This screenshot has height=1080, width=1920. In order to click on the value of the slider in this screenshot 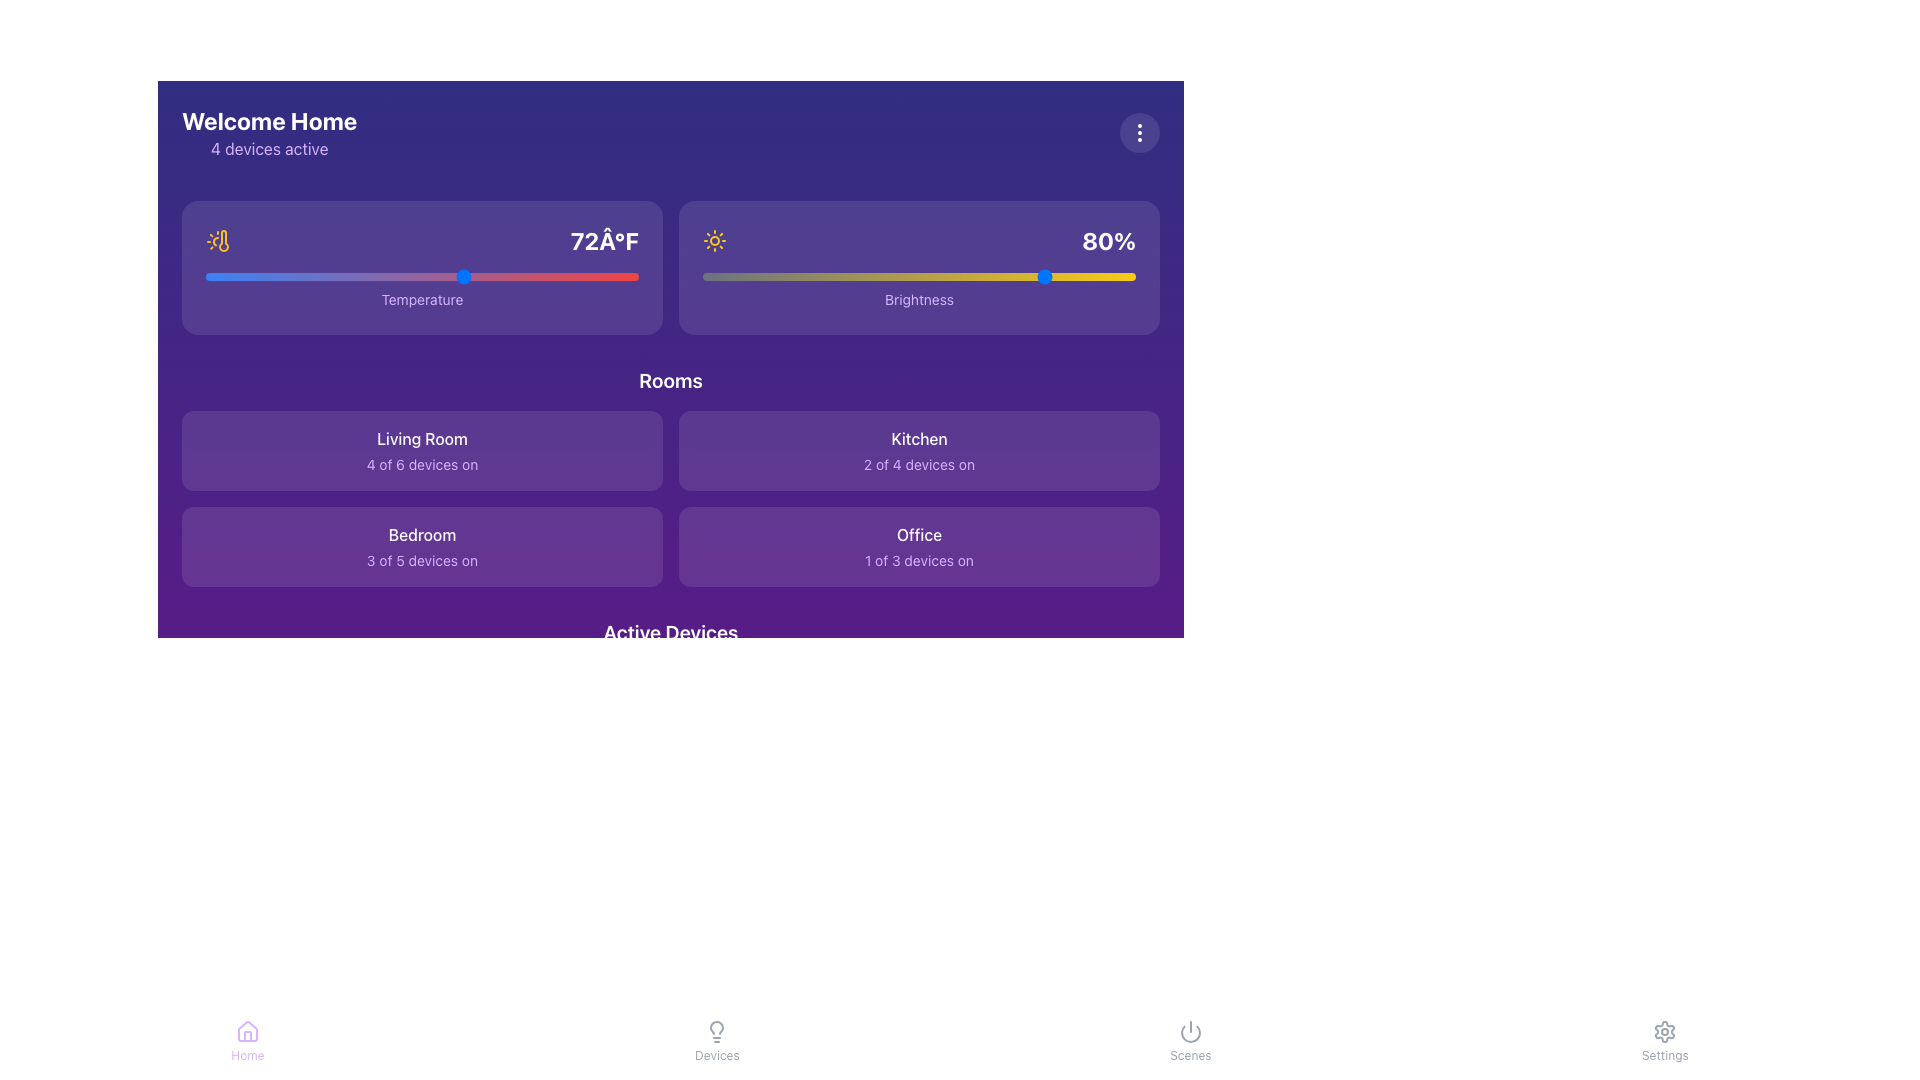, I will do `click(443, 277)`.